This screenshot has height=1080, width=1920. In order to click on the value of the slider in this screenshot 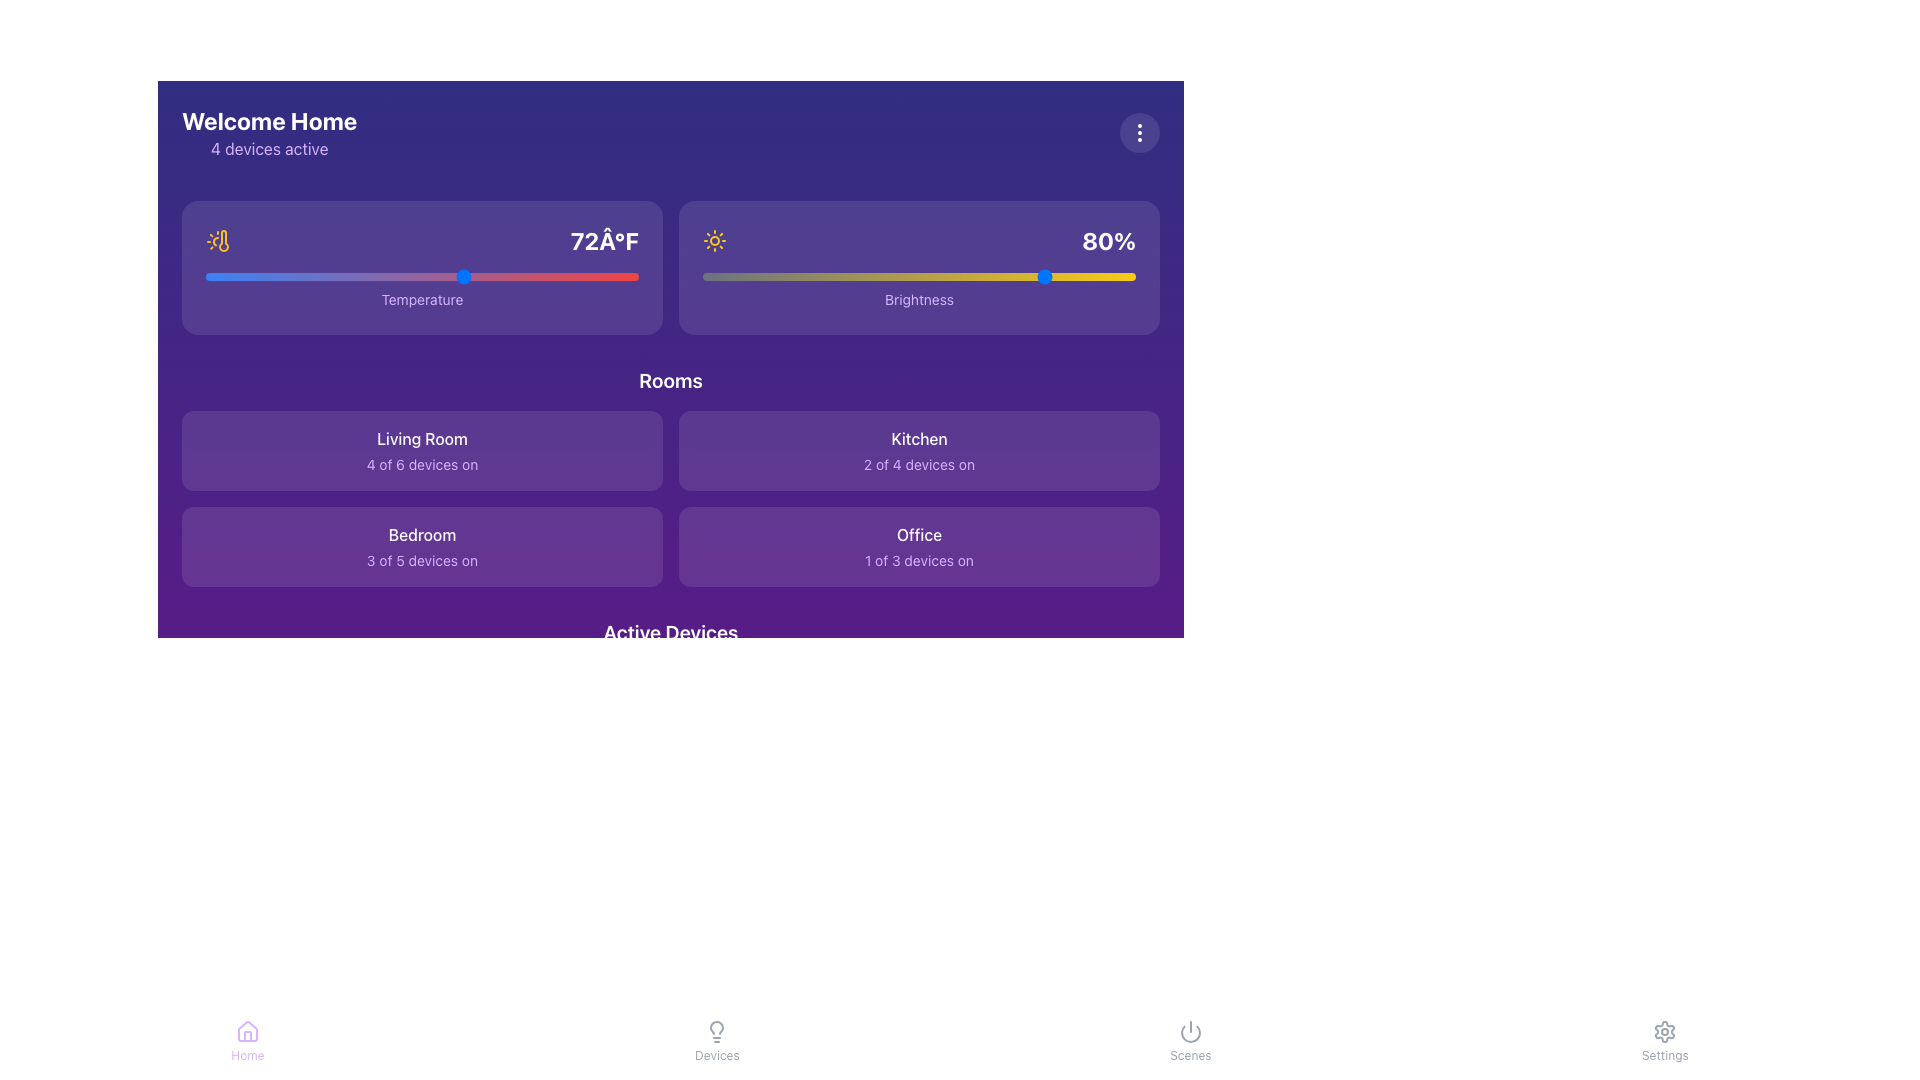, I will do `click(443, 277)`.